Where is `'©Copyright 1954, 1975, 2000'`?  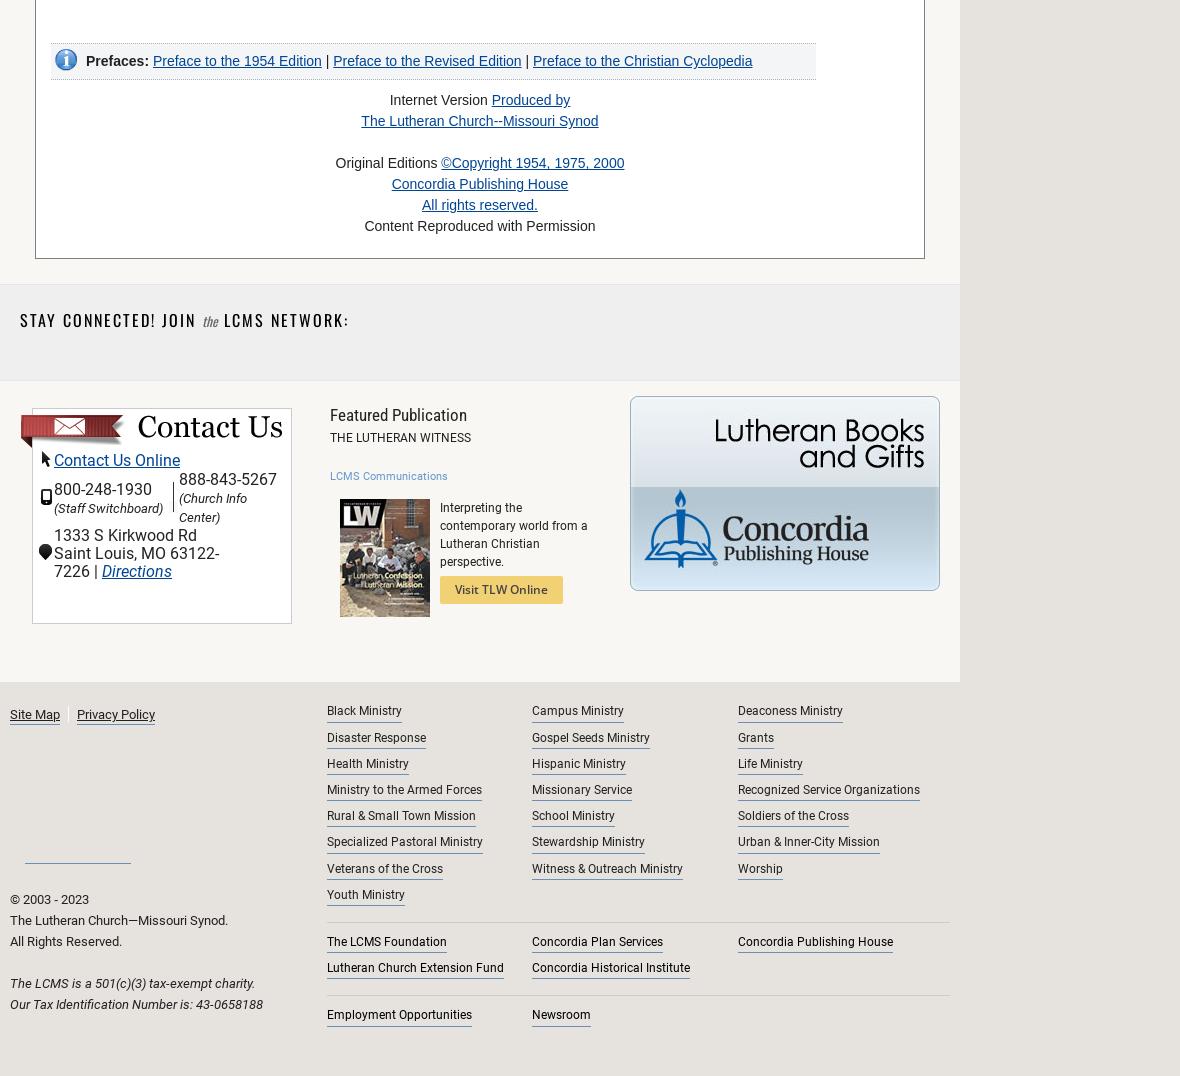 '©Copyright 1954, 1975, 2000' is located at coordinates (532, 163).